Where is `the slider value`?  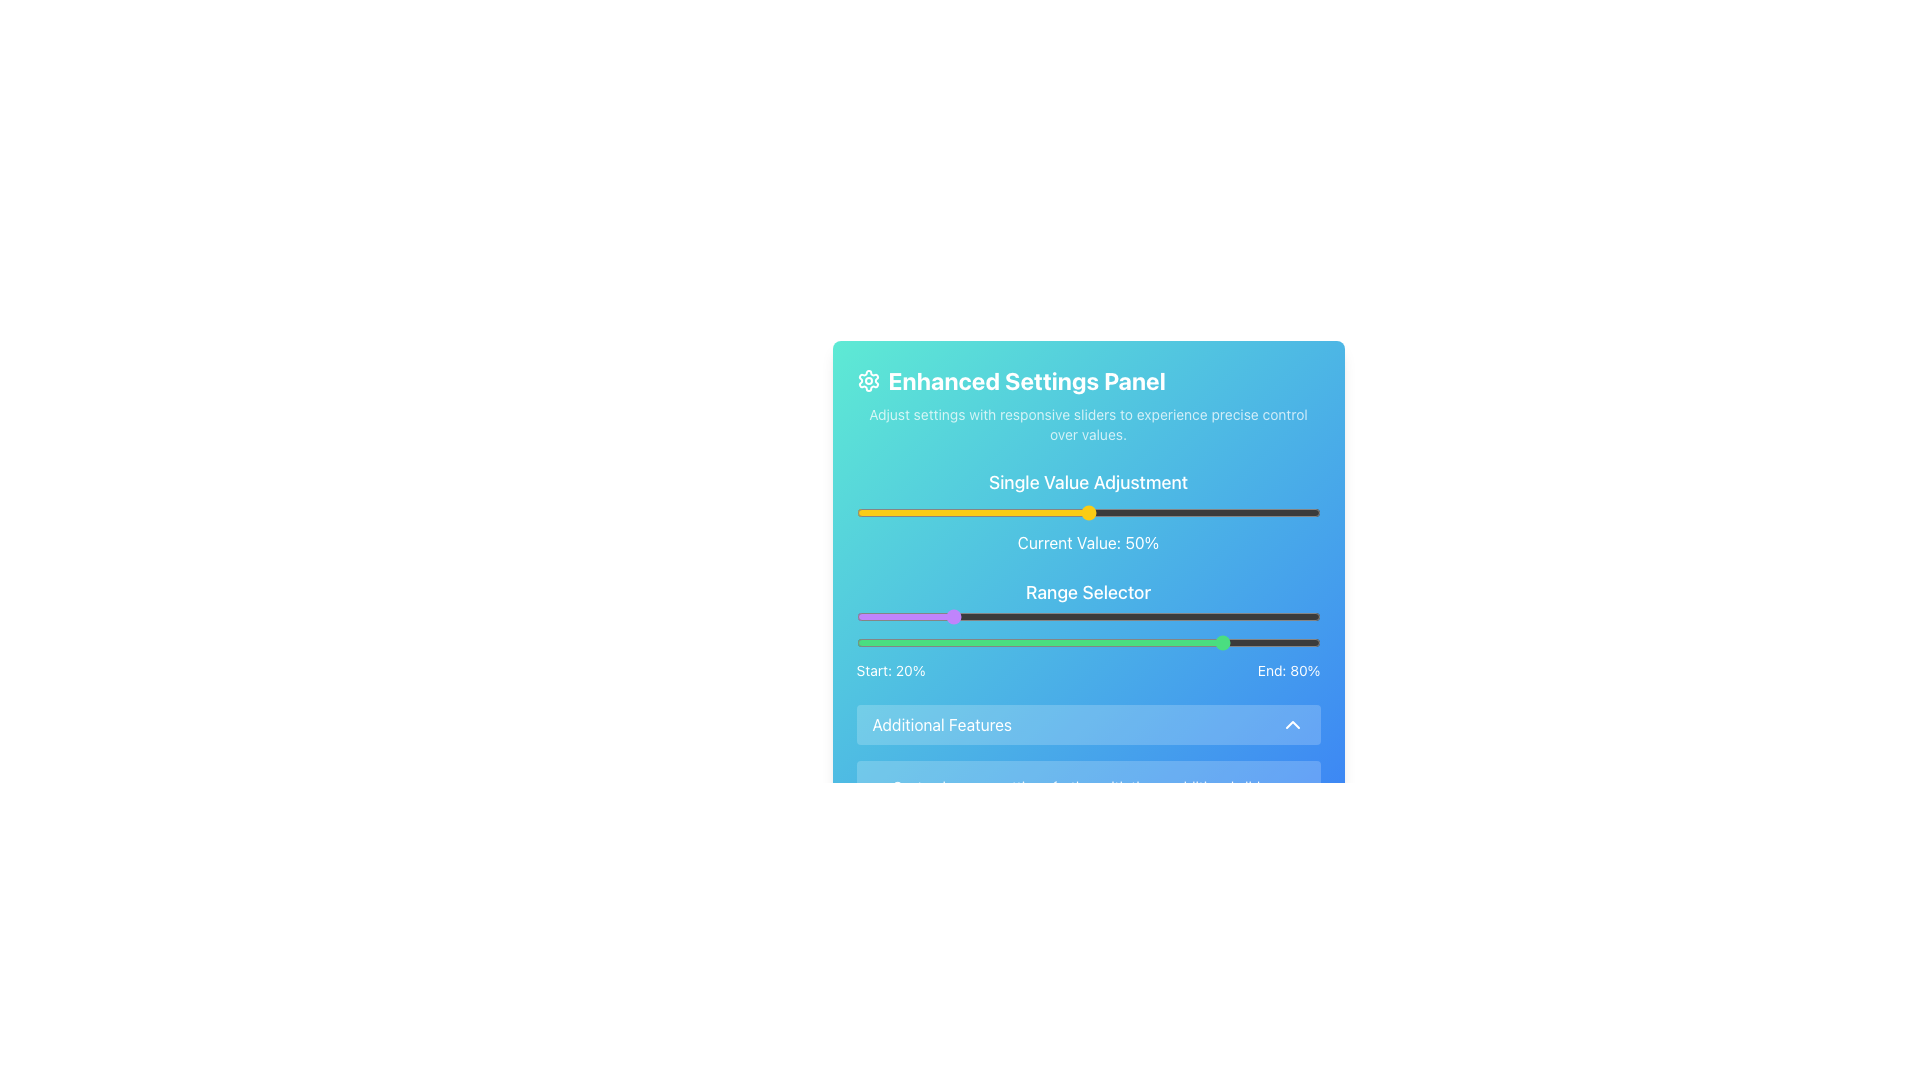 the slider value is located at coordinates (1106, 512).